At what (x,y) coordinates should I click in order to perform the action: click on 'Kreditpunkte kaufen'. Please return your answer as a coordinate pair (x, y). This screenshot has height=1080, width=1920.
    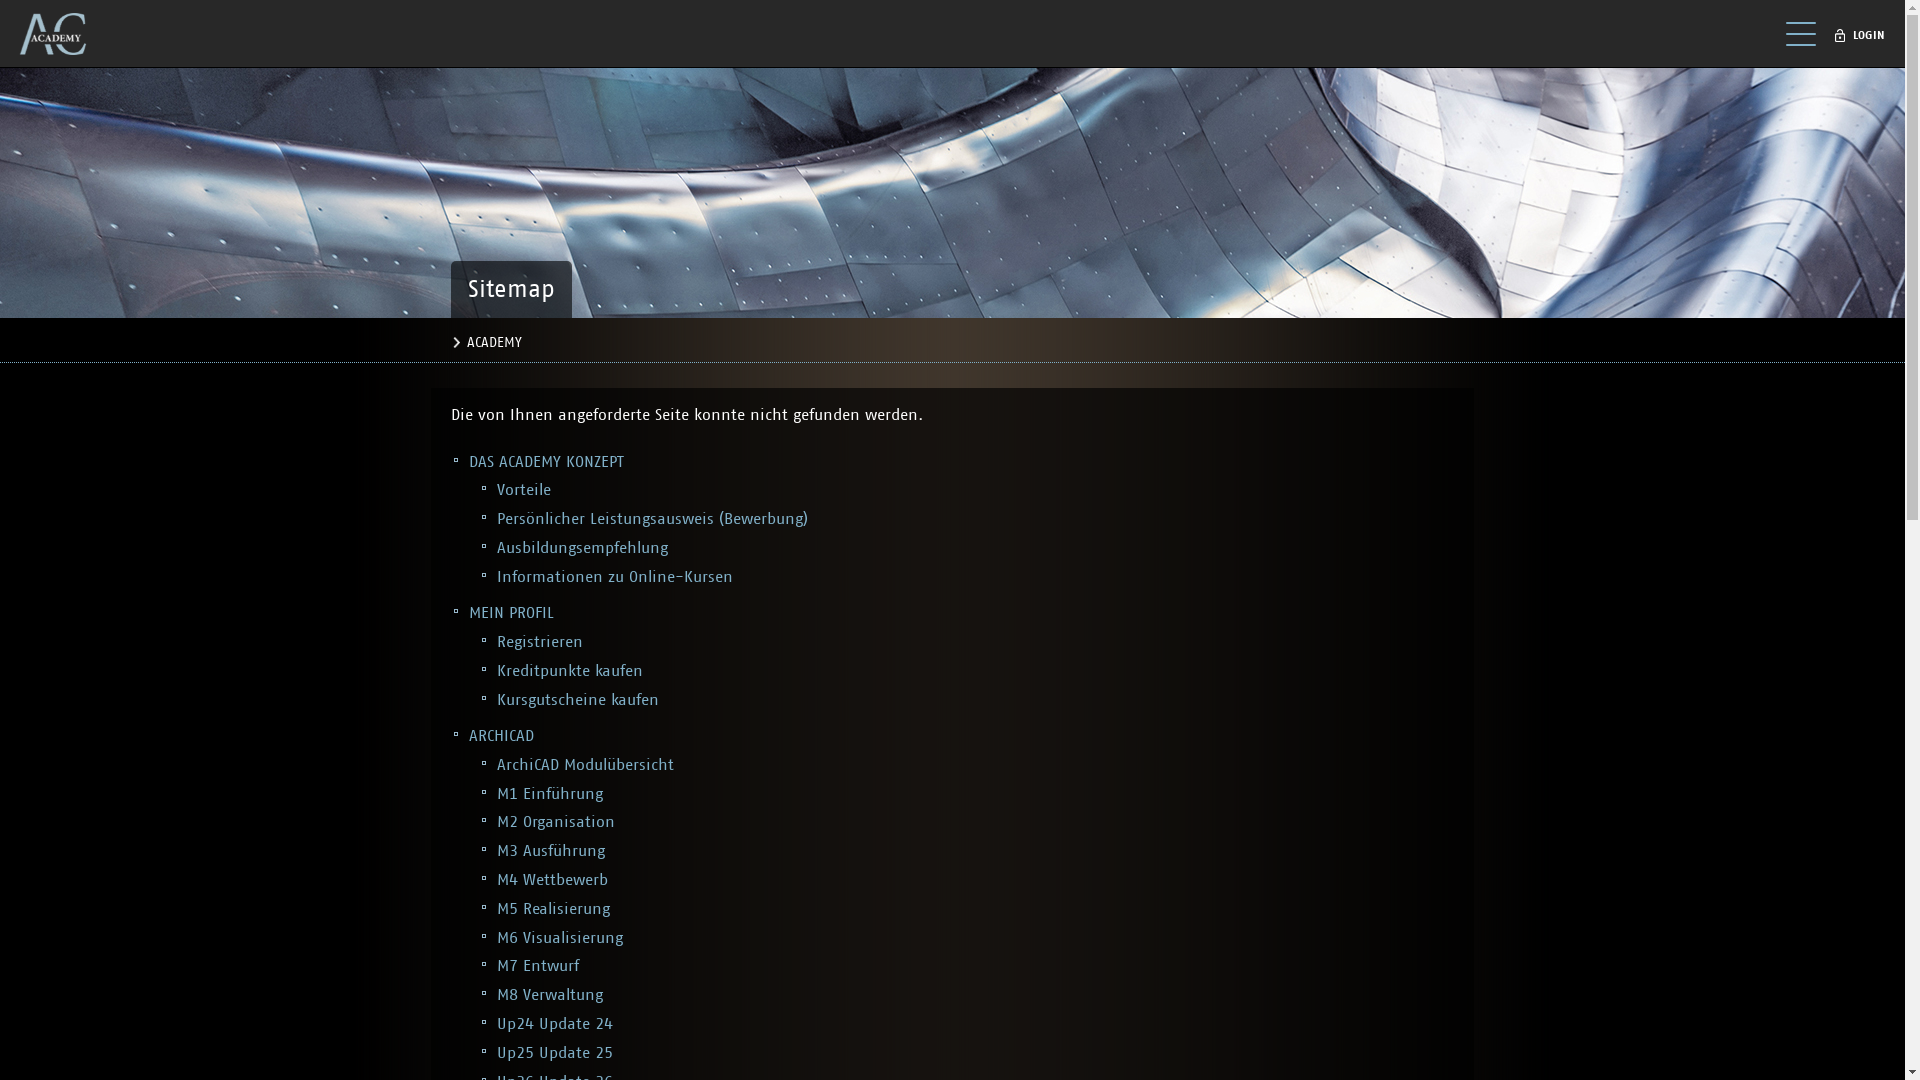
    Looking at the image, I should click on (569, 671).